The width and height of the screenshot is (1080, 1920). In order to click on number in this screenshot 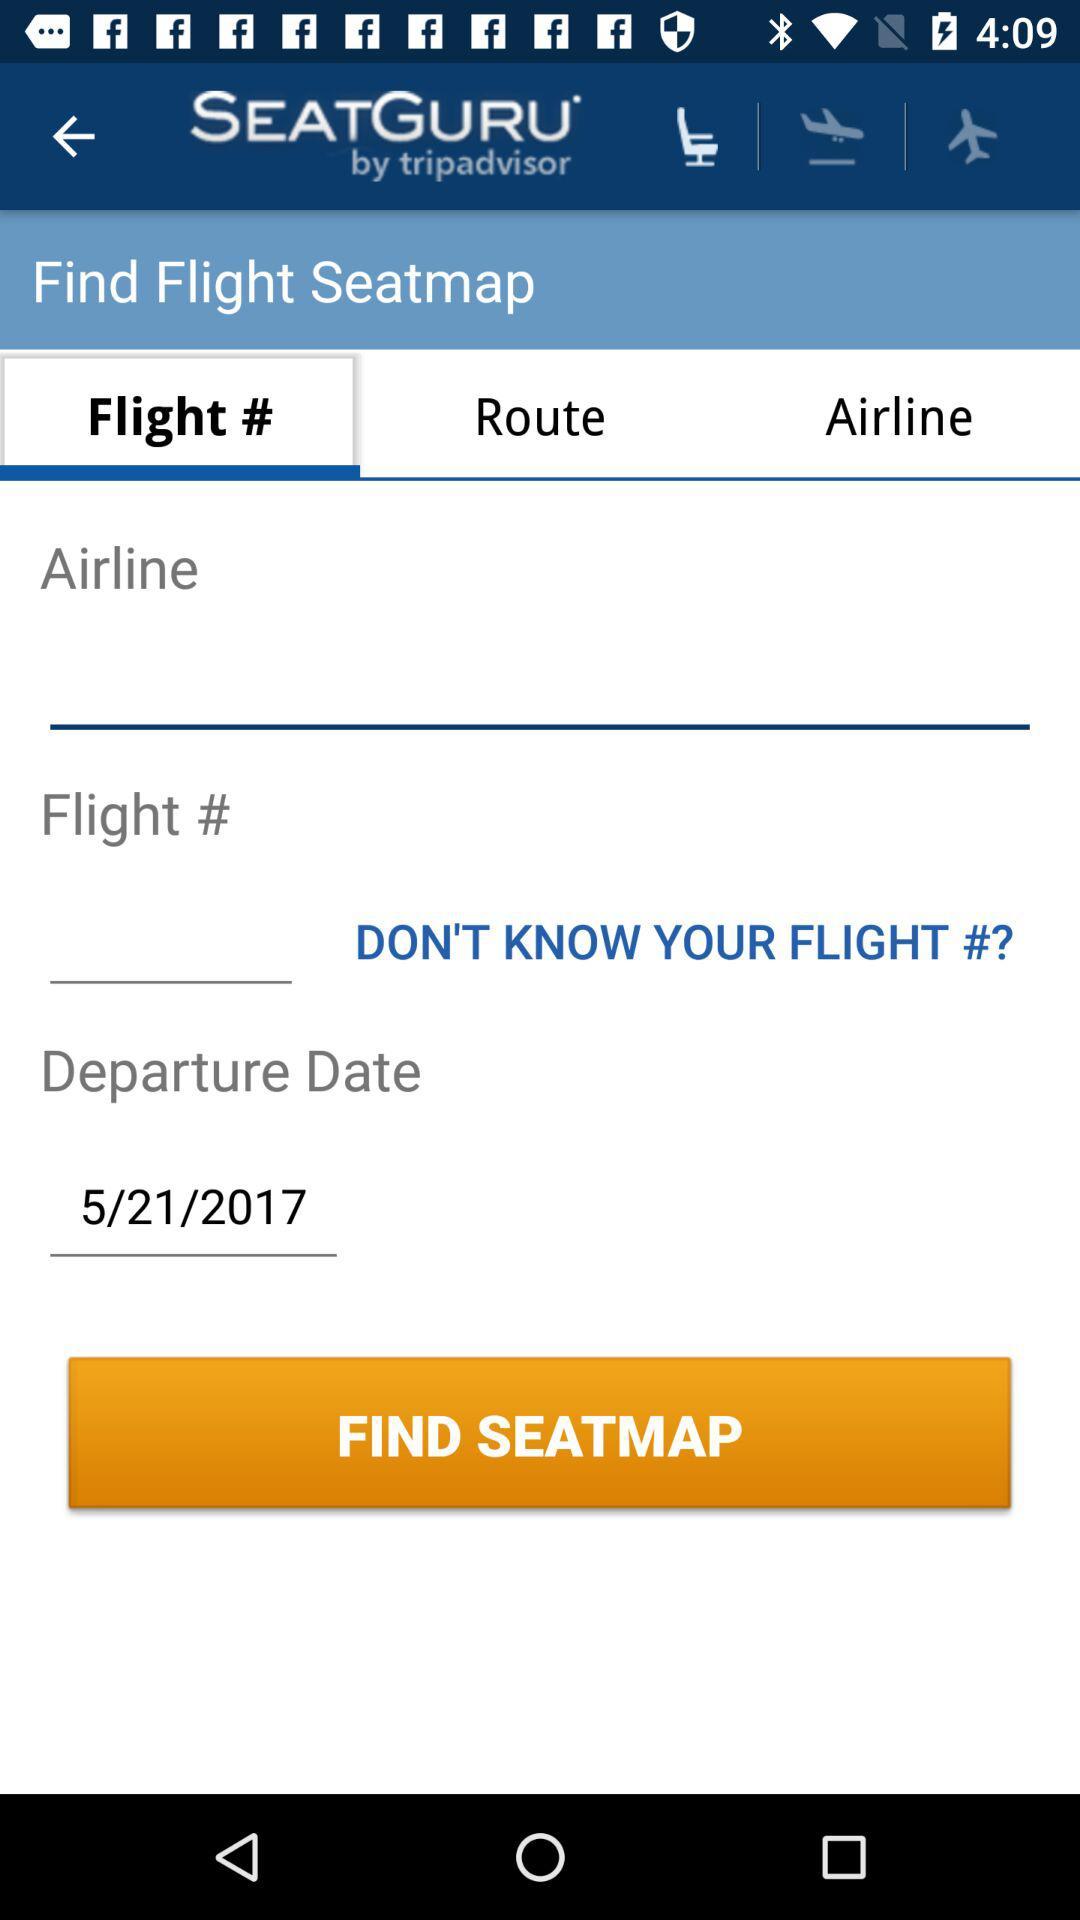, I will do `click(169, 939)`.